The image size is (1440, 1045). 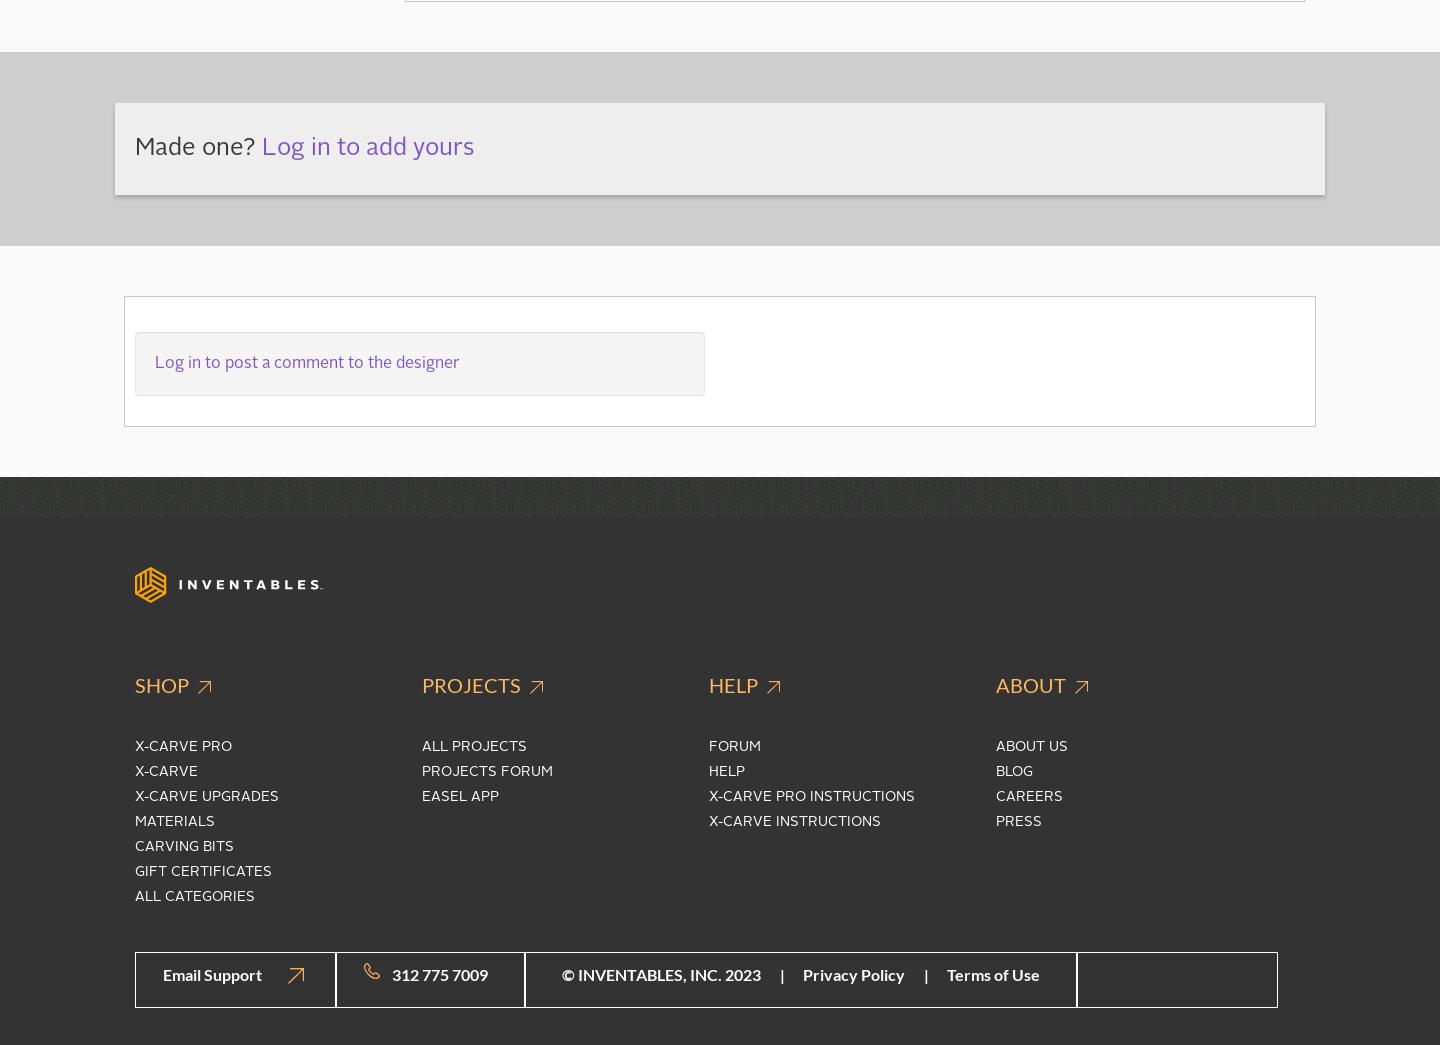 What do you see at coordinates (163, 683) in the screenshot?
I see `'Shop'` at bounding box center [163, 683].